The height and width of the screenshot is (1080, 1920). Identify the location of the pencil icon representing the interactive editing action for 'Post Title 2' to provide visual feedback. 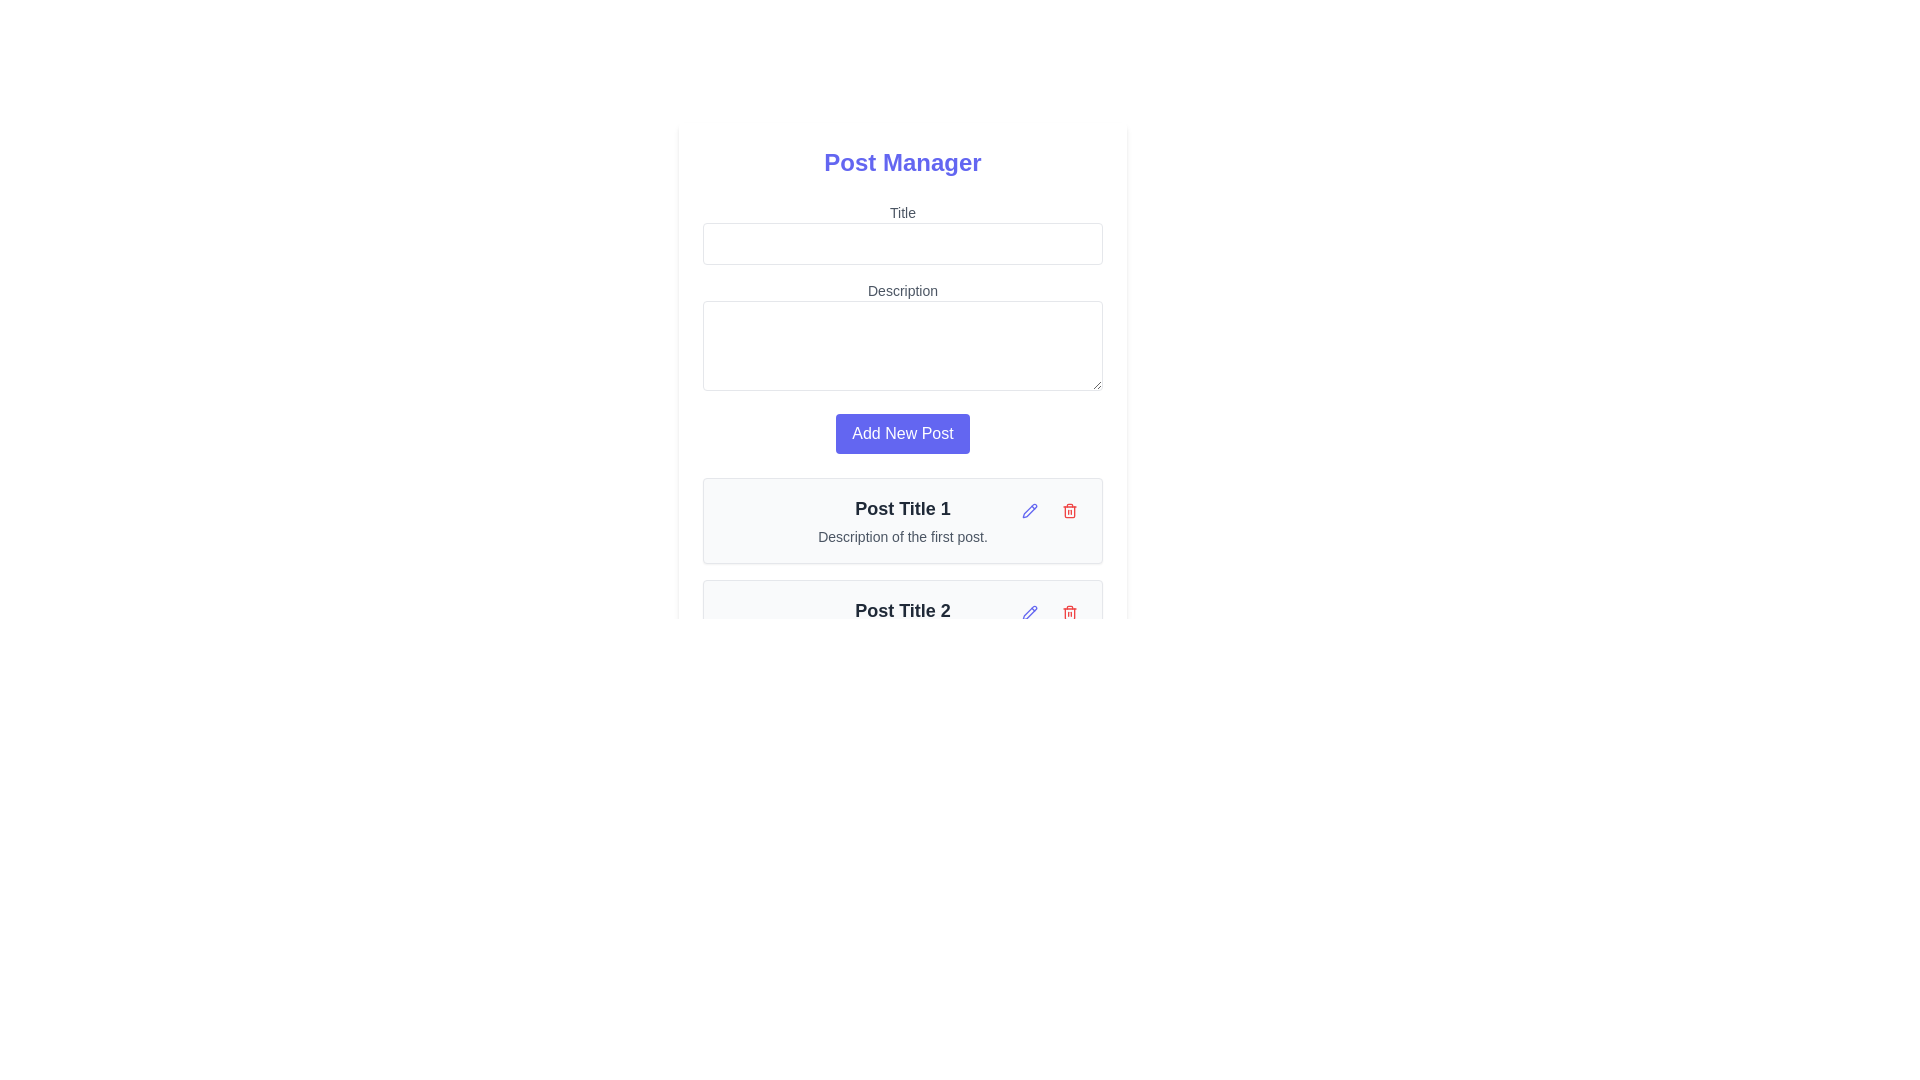
(1030, 509).